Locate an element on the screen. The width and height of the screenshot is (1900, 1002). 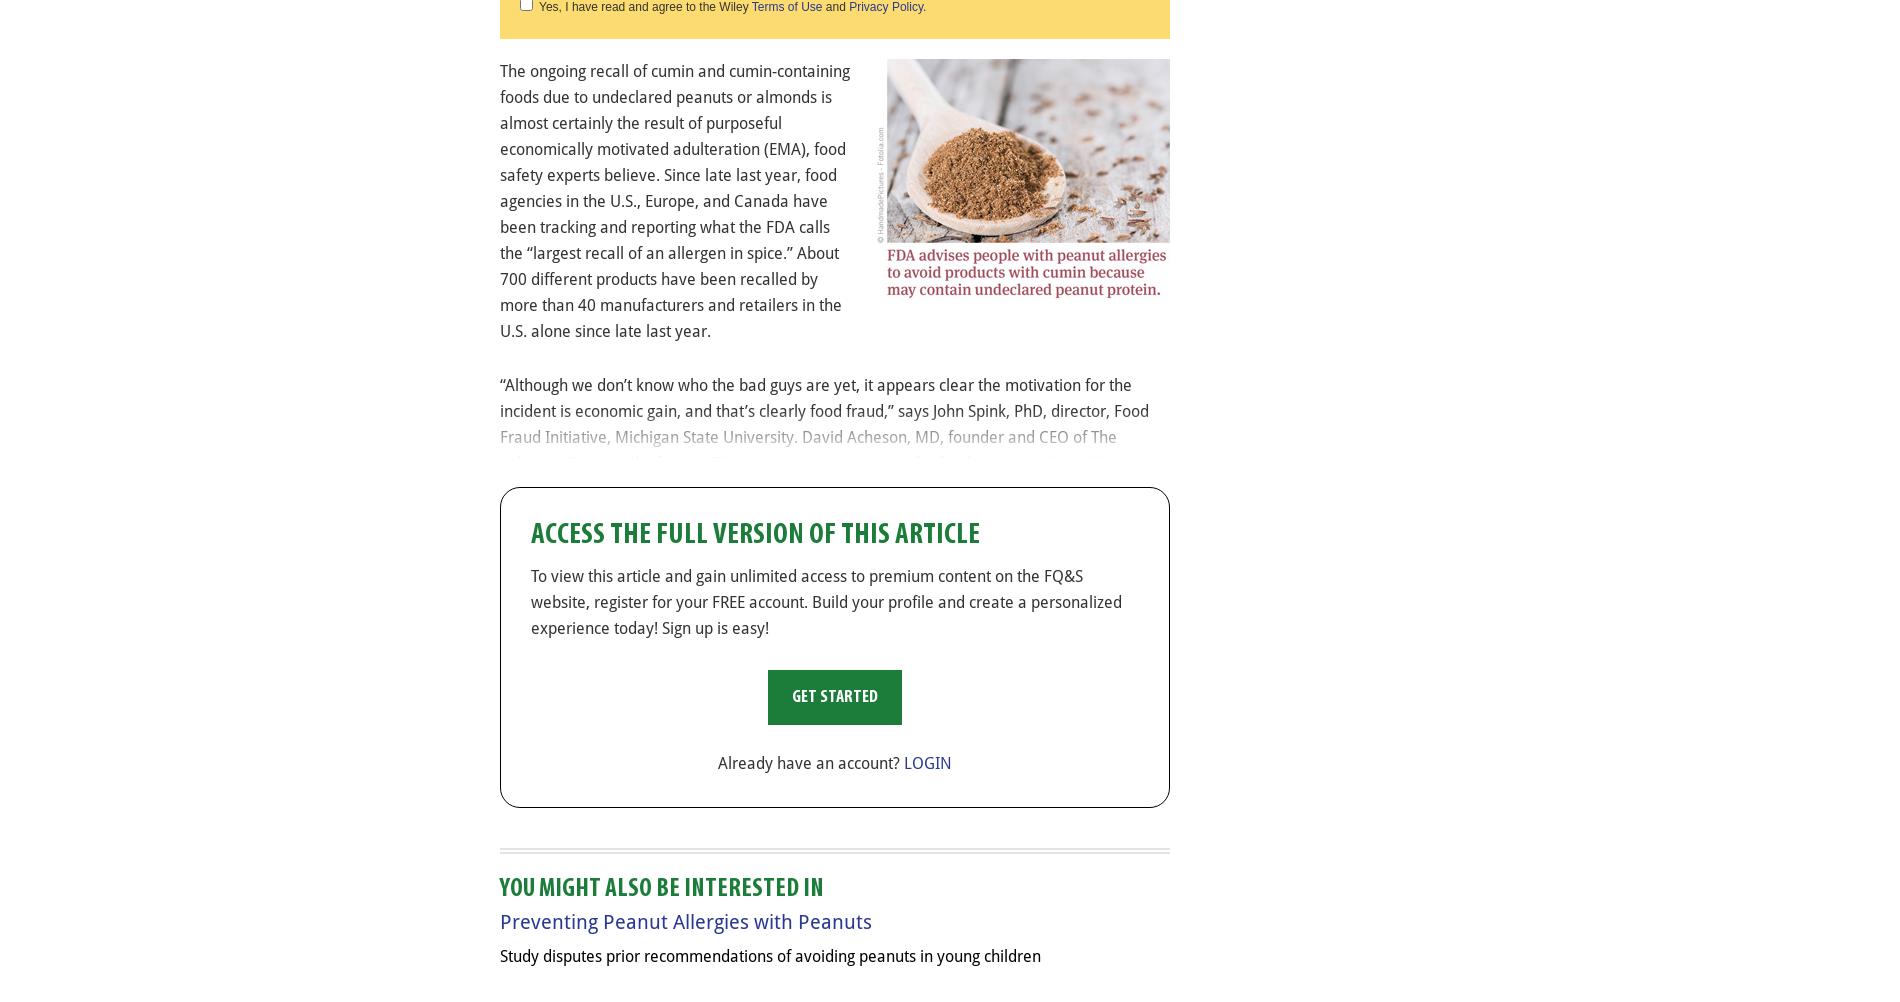
'One of the first companies to voluntarily recall products was Adams Flavors, Foods & Ingredients of Gonzales, Texas, which late last year declared it had been notified by a third-party supplier that one of its spice ingredients contained peanut proteins. Goya Foods subsequently recalled many of its black beans and black bean soup products while Whole Foods recalled more than 100 different products sold in its stores nationwide.' is located at coordinates (820, 594).